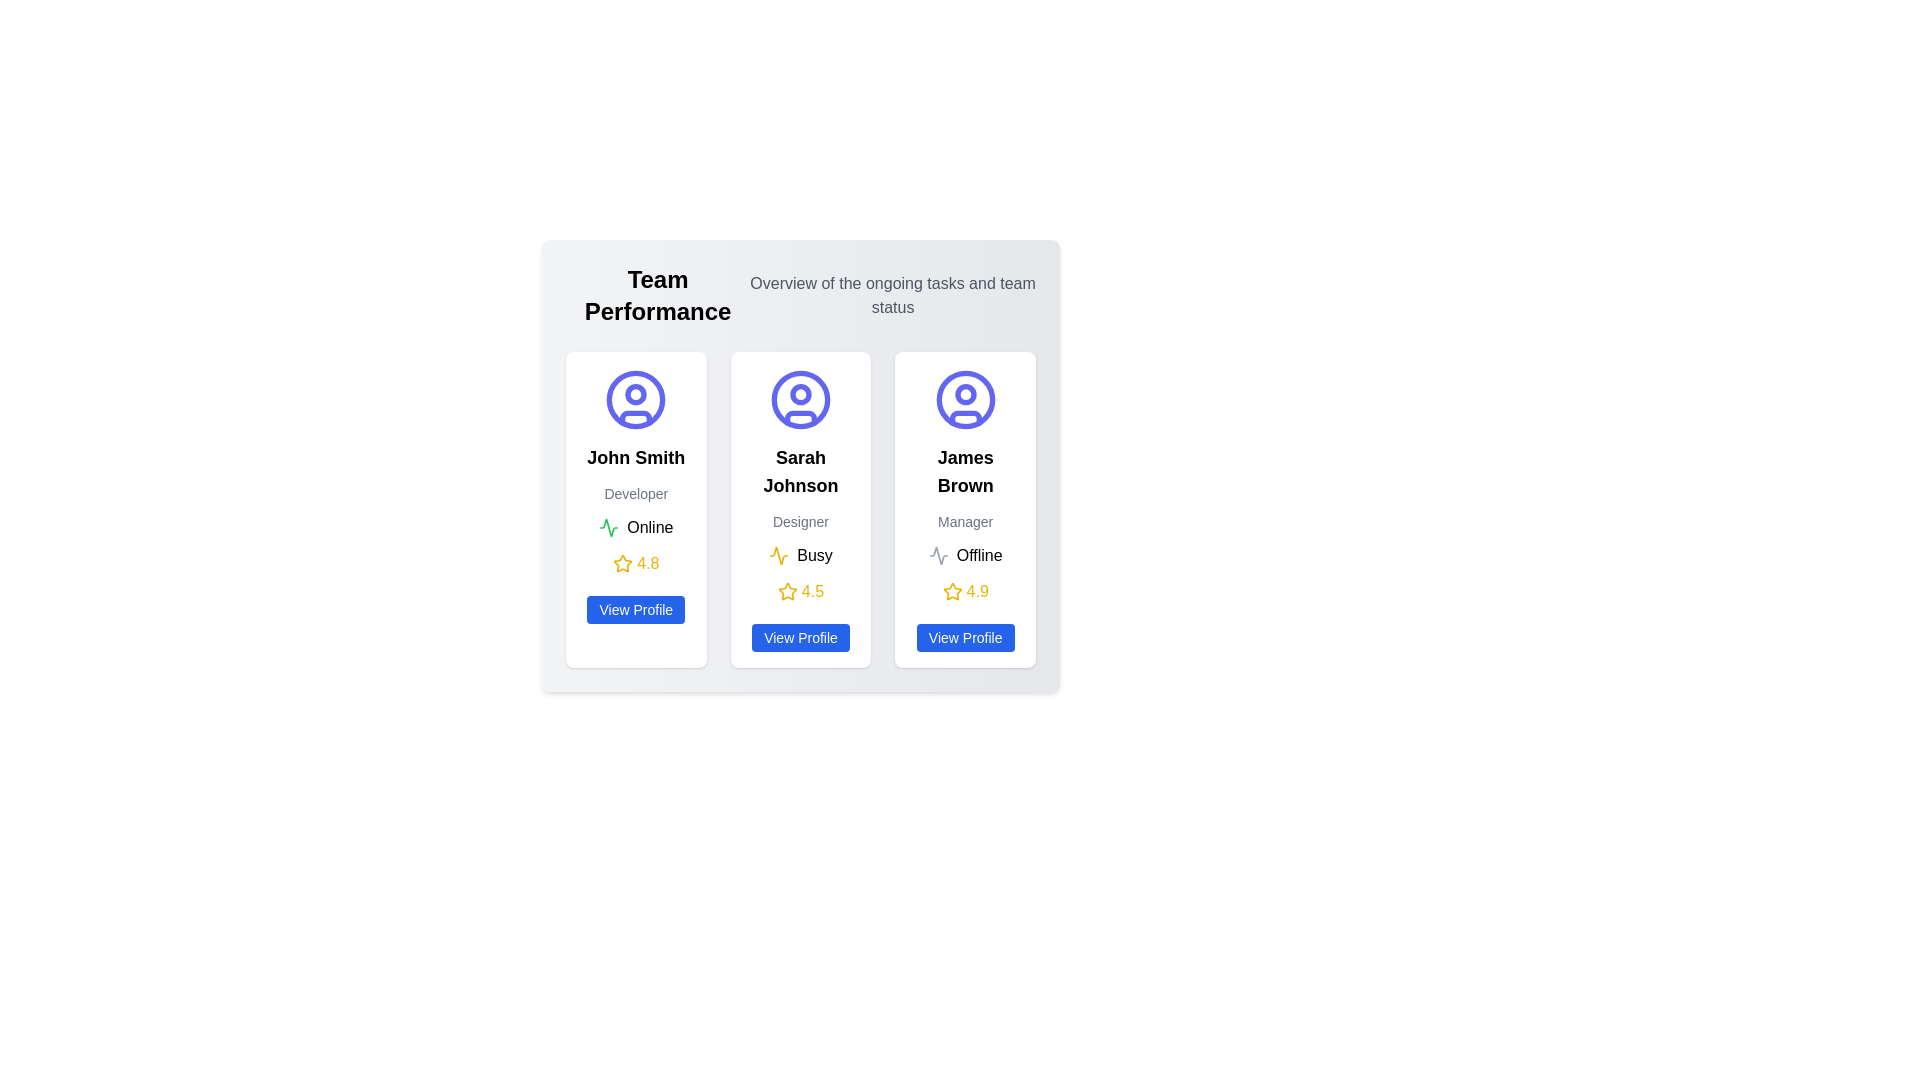 The width and height of the screenshot is (1920, 1080). I want to click on the button located below the '4.5' rating and 'Busy' status of the profile named 'Sarah Johnson' to change its background color, so click(801, 637).